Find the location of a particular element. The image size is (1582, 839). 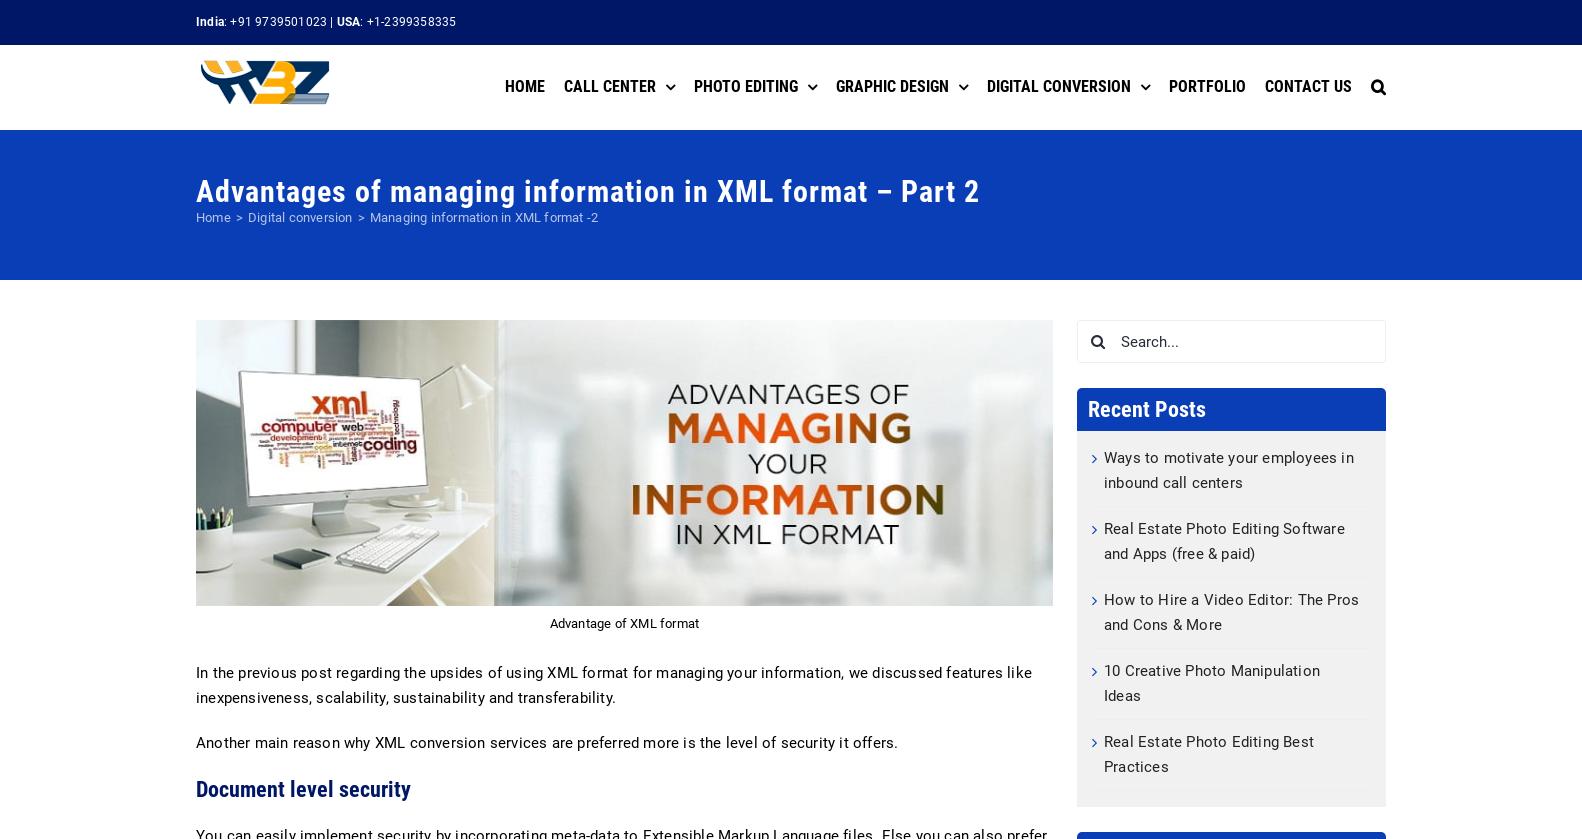

'India' is located at coordinates (209, 21).